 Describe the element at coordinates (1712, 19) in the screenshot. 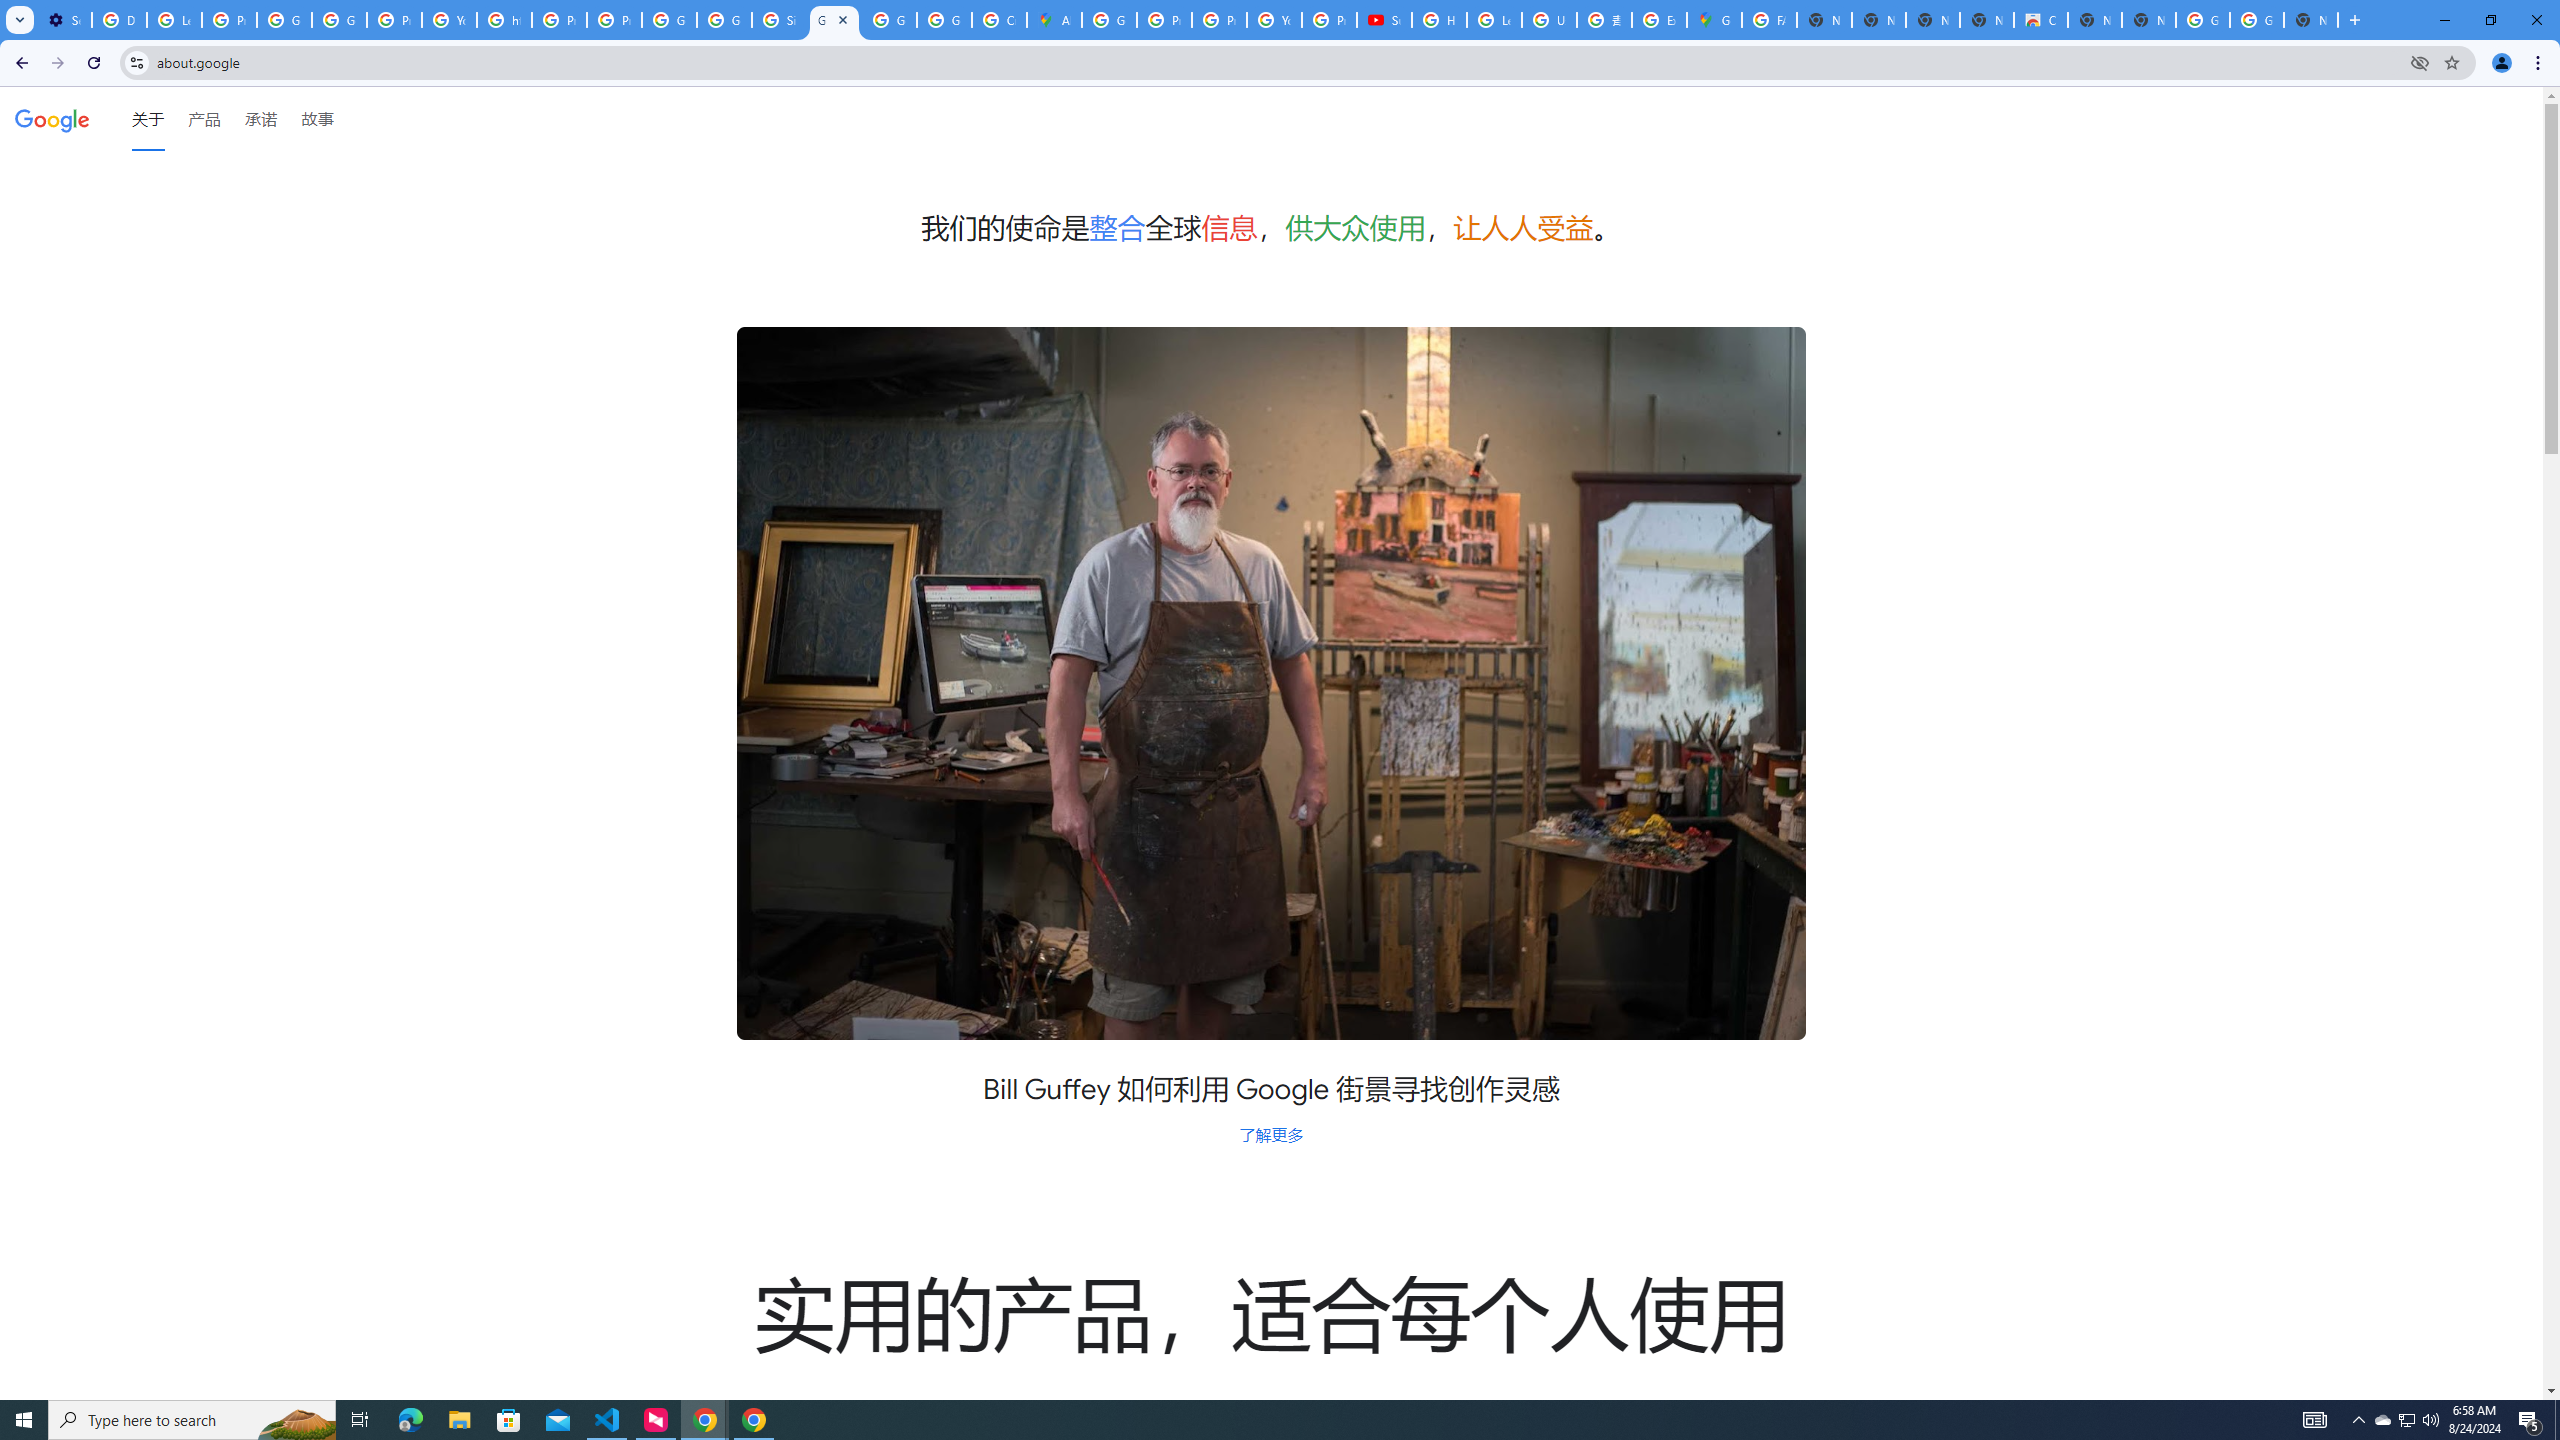

I see `'Google Maps'` at that location.